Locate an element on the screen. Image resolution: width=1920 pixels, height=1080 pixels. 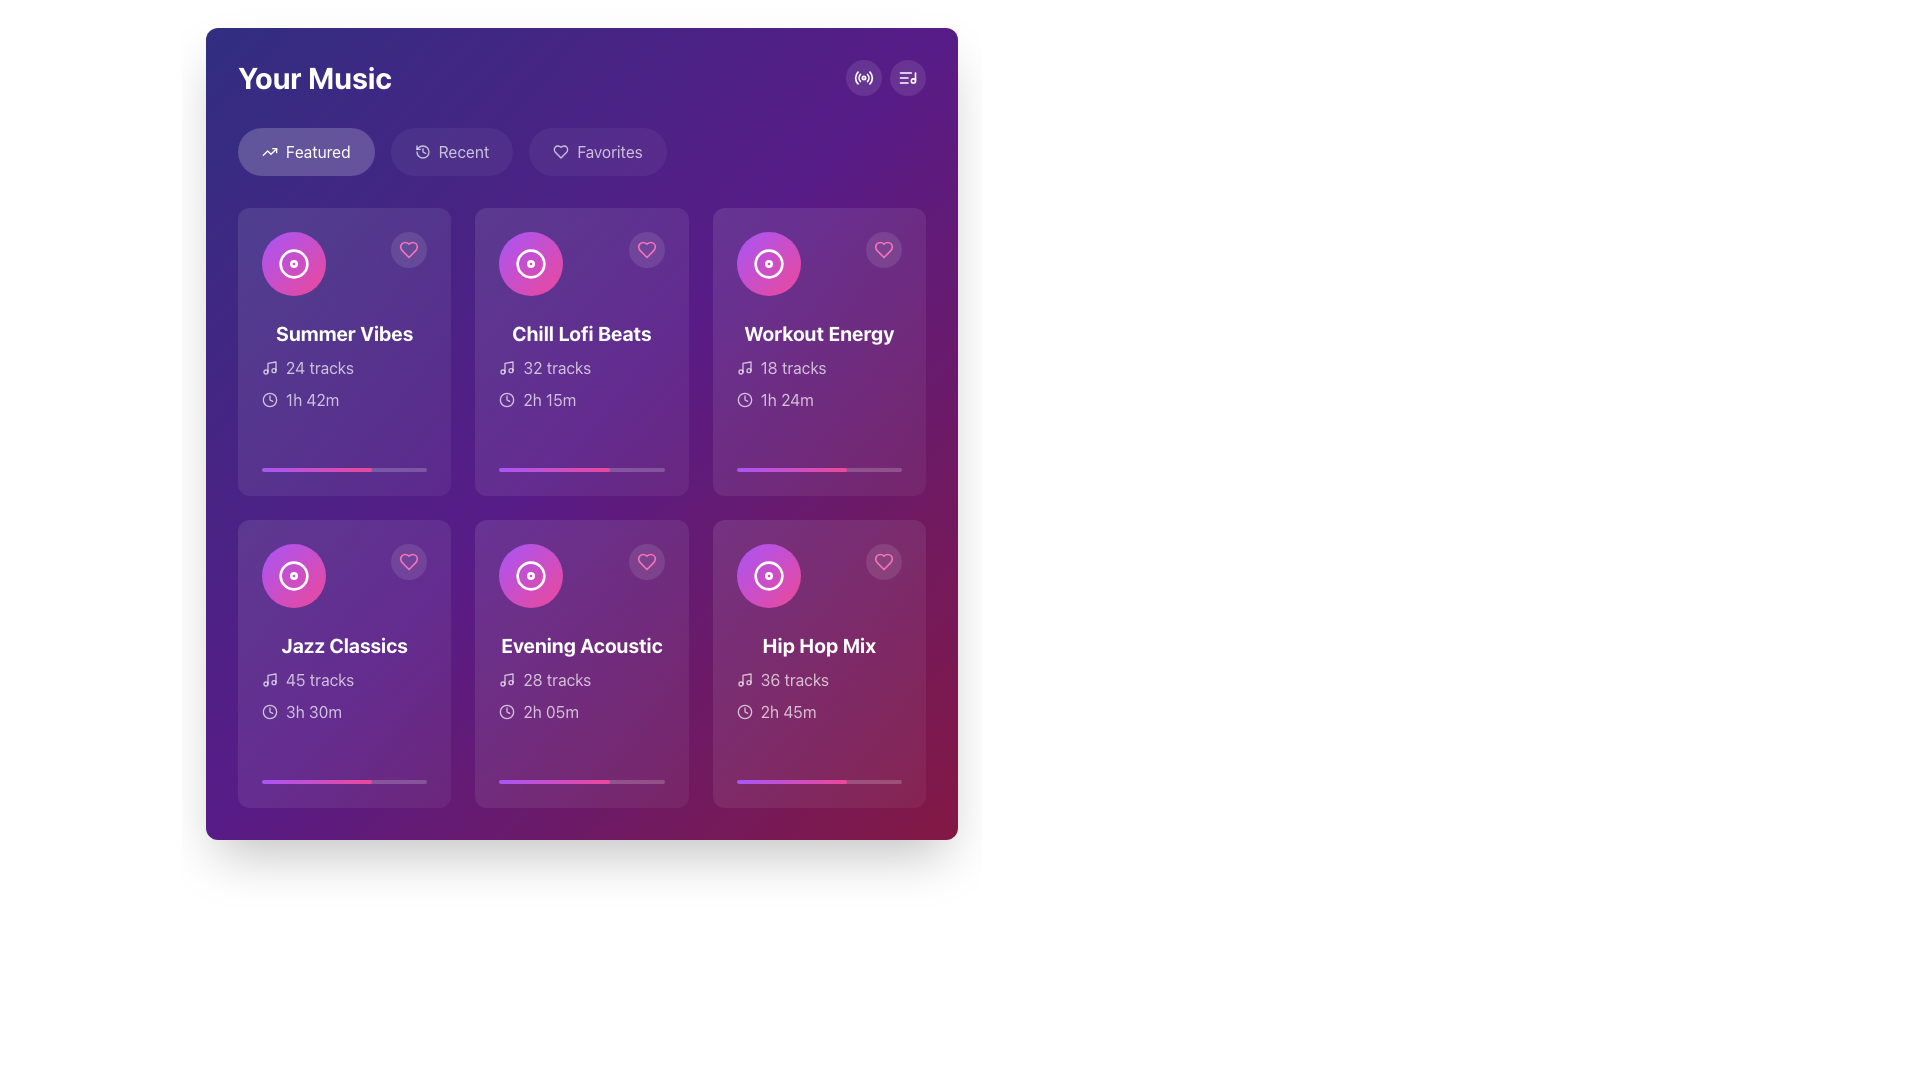
the narrow horizontal progress bar located at the bottom of the 'Evening Acoustic' card, which is part of the 'Your Music' section is located at coordinates (580, 781).